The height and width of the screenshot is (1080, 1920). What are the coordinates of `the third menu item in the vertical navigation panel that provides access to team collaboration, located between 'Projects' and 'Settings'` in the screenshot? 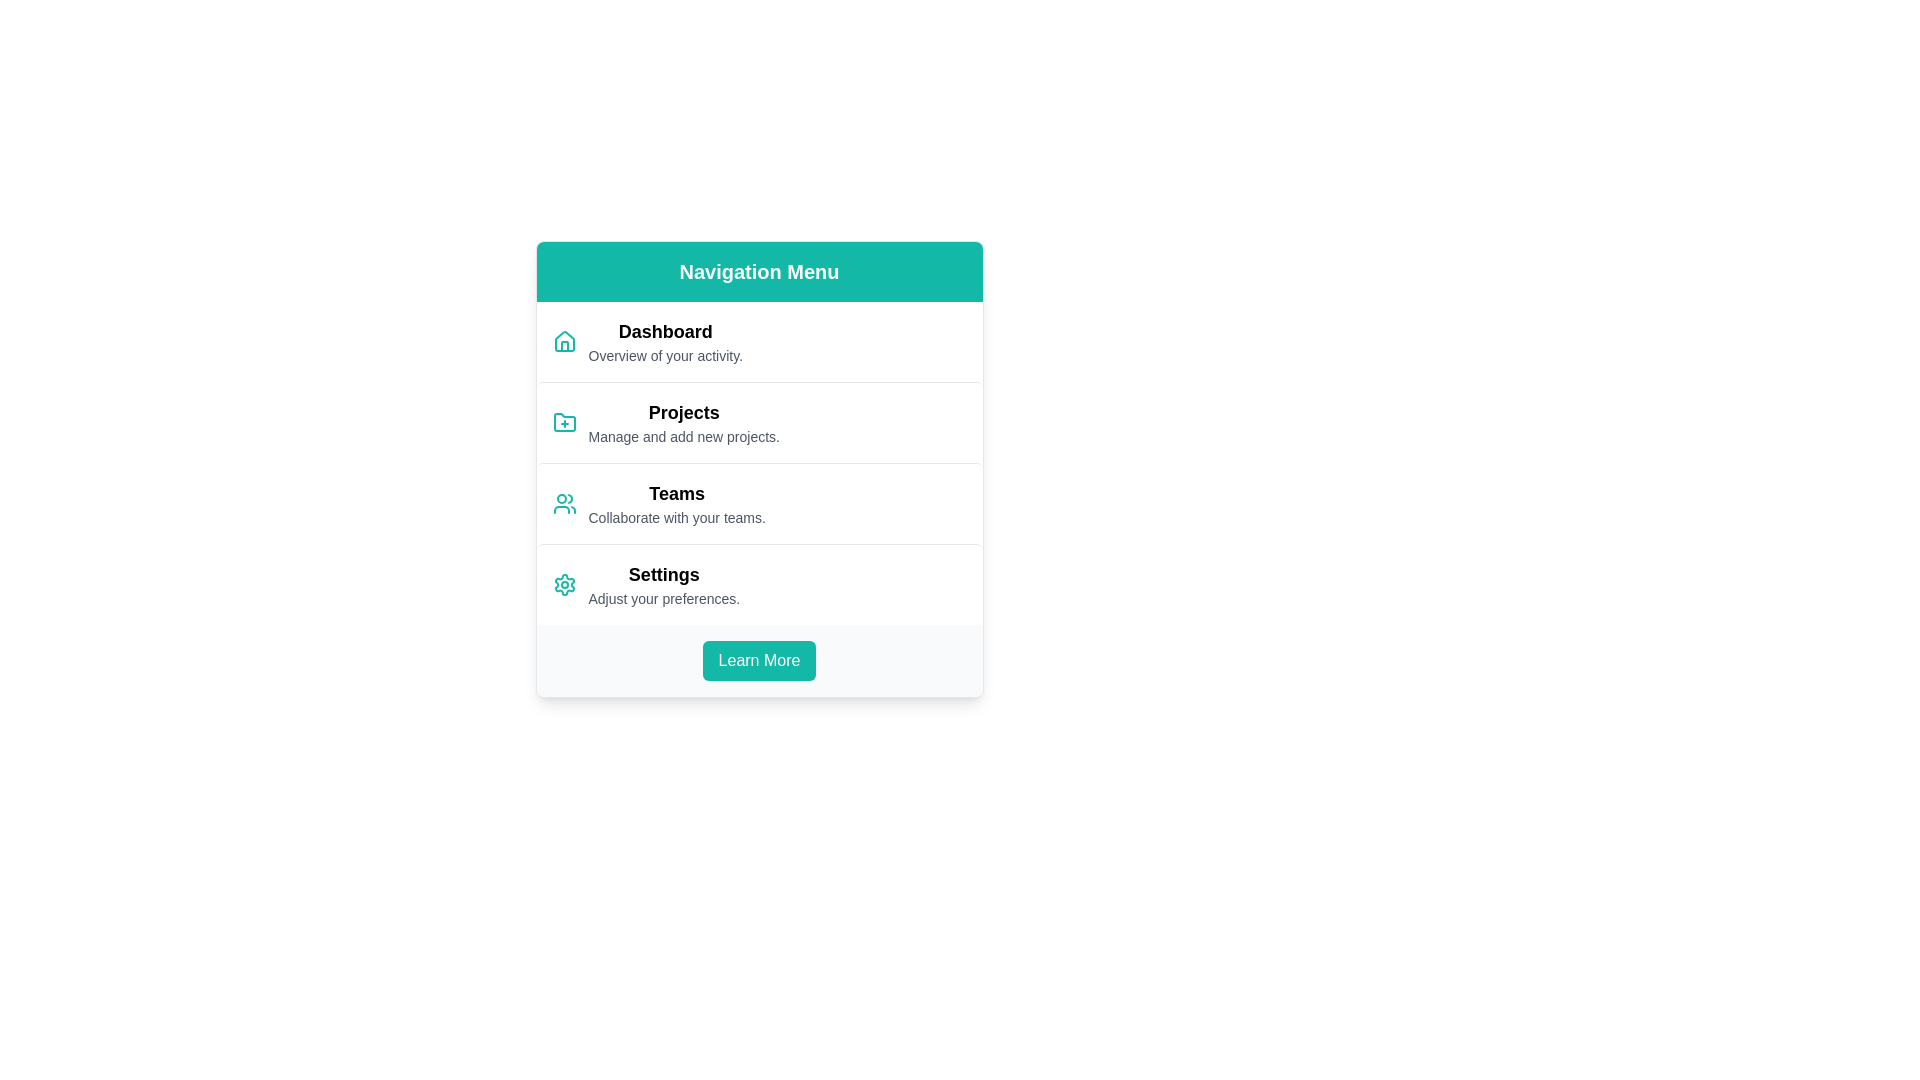 It's located at (758, 502).